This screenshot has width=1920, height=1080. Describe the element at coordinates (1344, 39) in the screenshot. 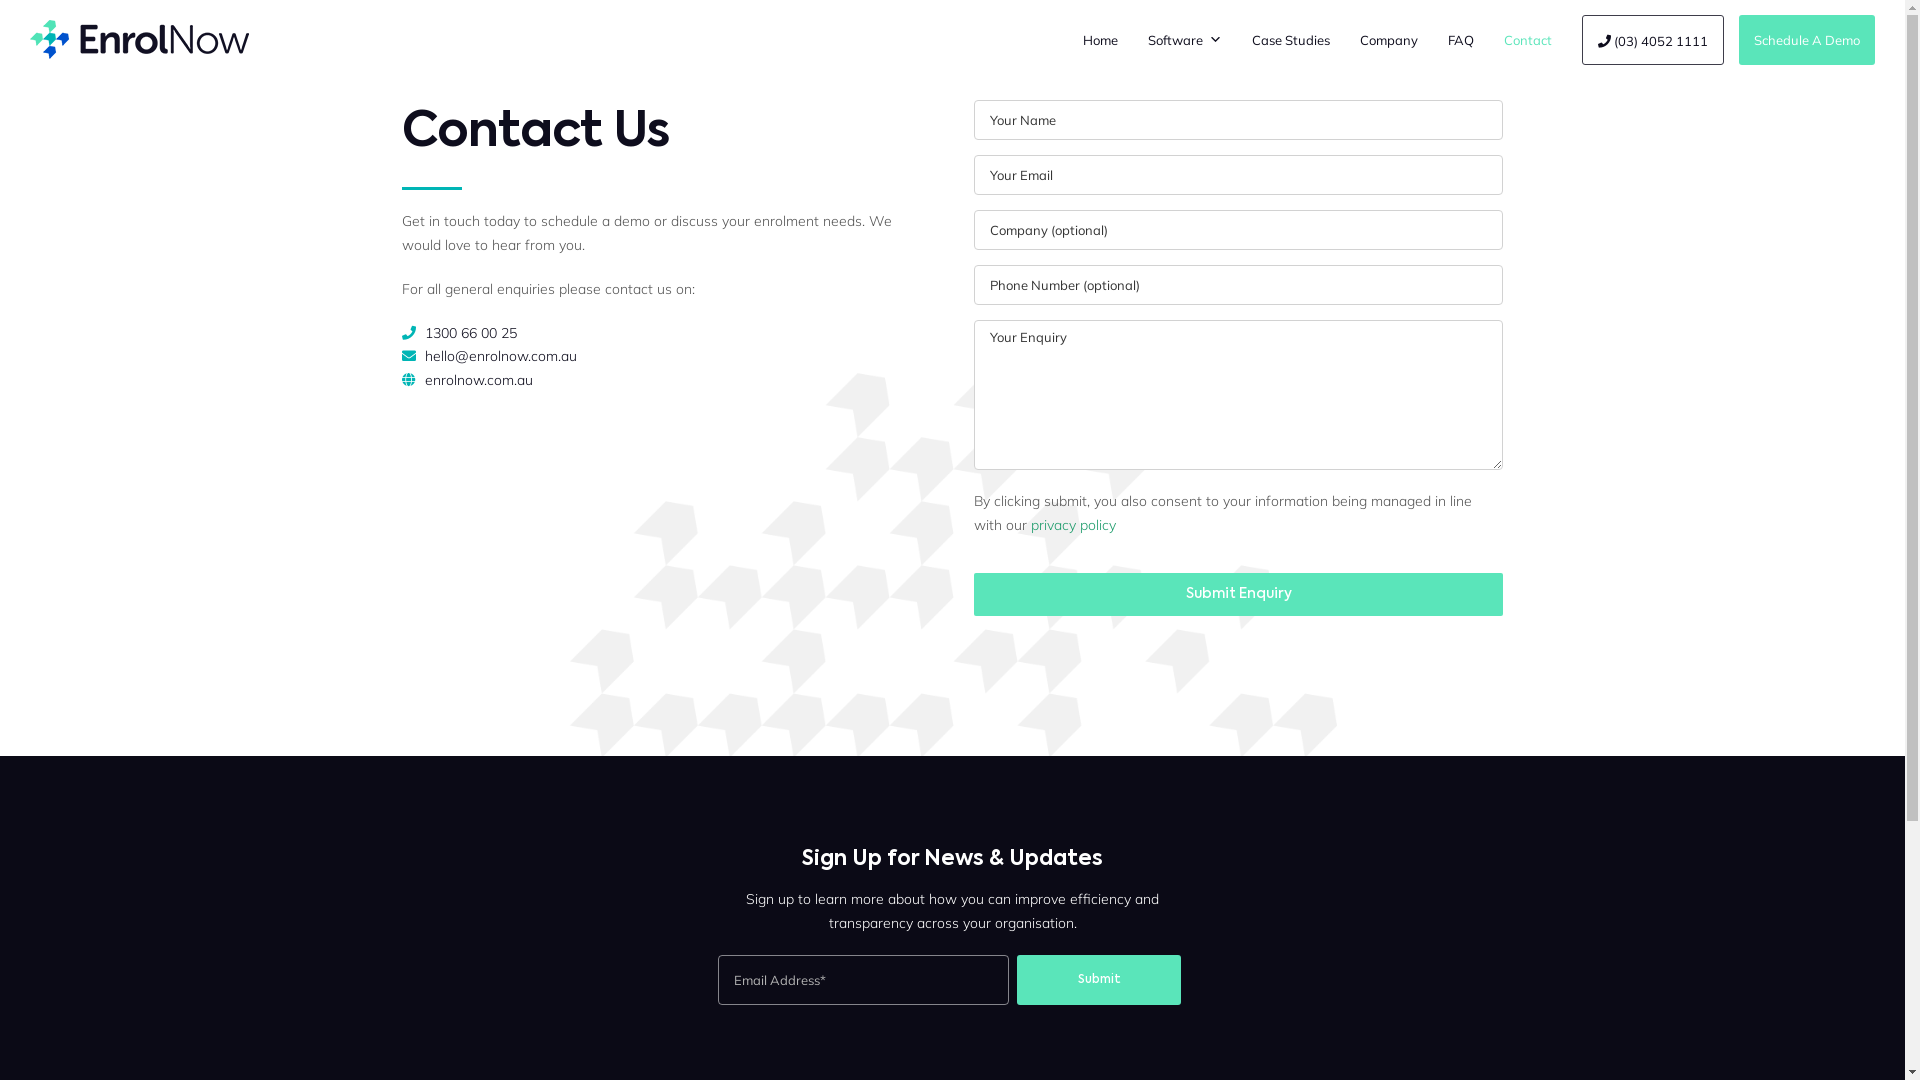

I see `'Company'` at that location.